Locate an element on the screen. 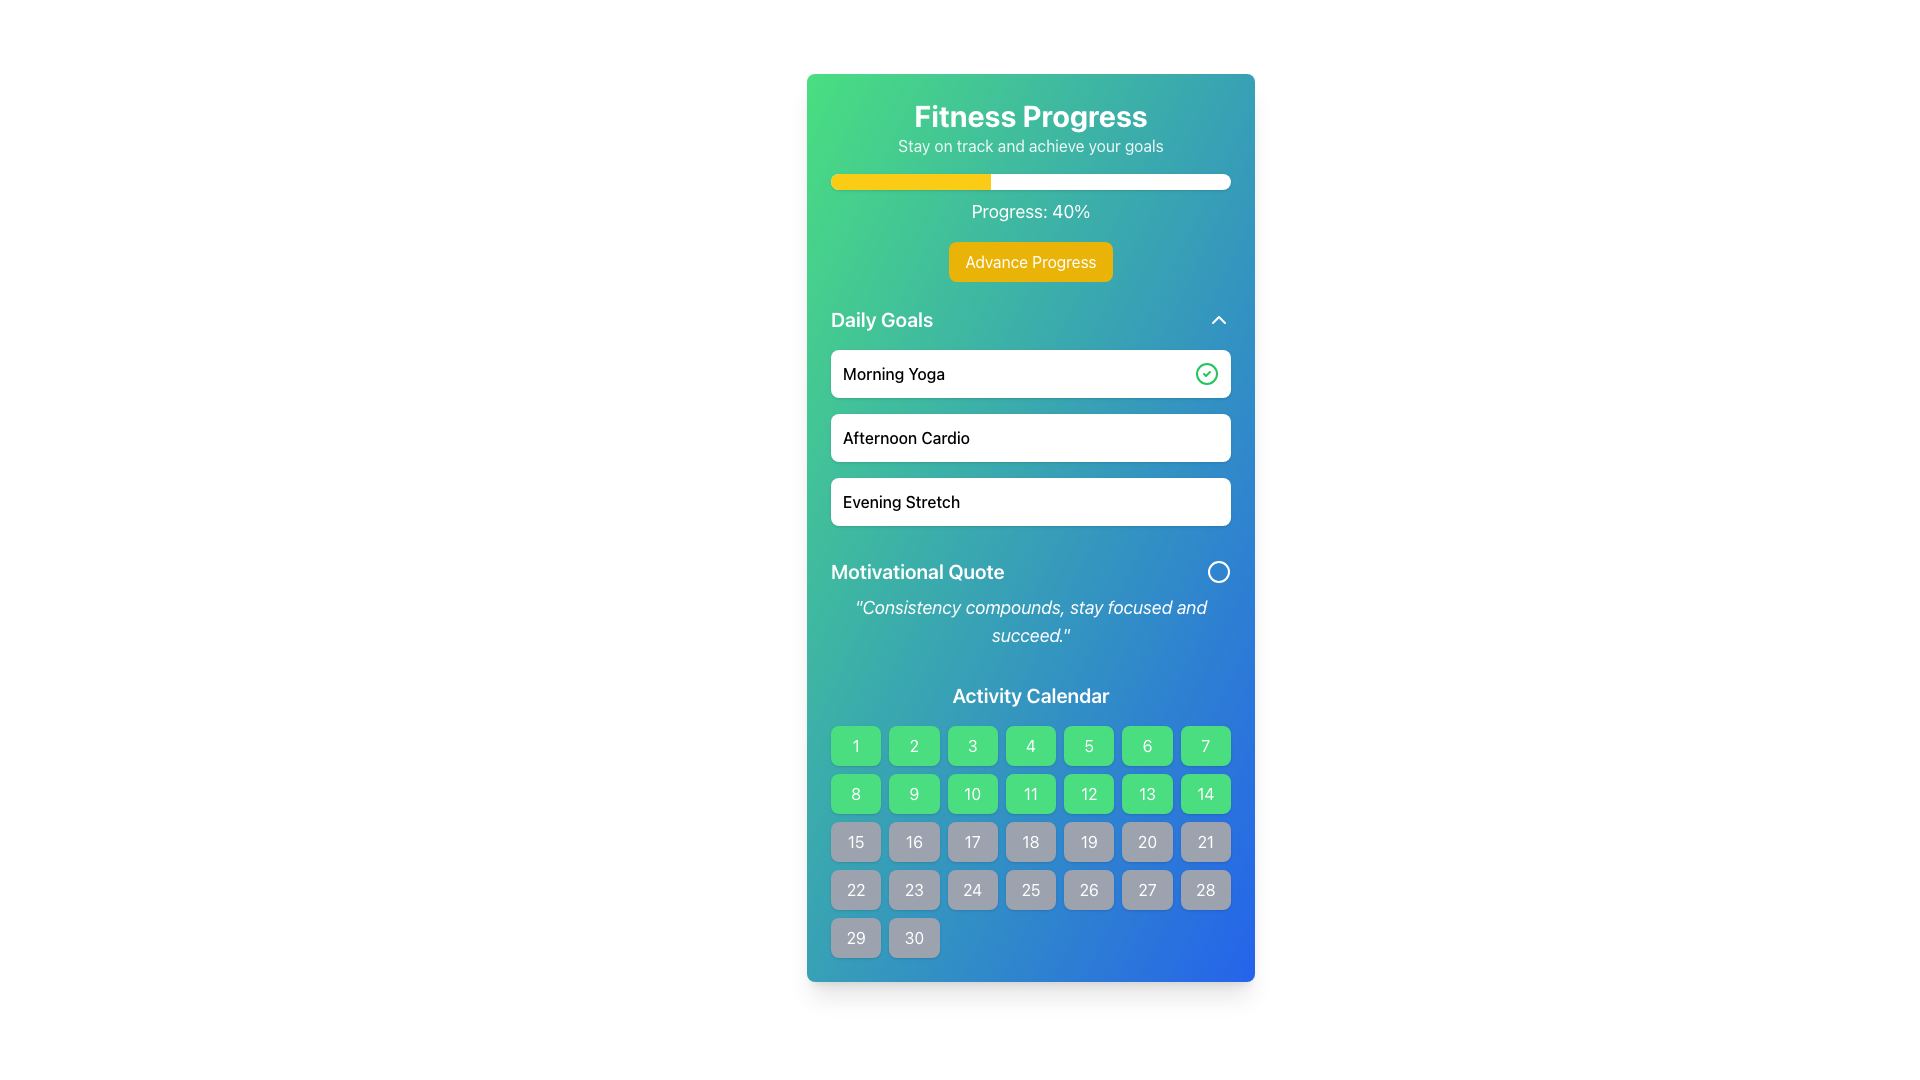 The height and width of the screenshot is (1080, 1920). text from the text label that displays 'Motivational Quote', which is styled in bold white font and located below the 'Daily Goals' section is located at coordinates (916, 571).